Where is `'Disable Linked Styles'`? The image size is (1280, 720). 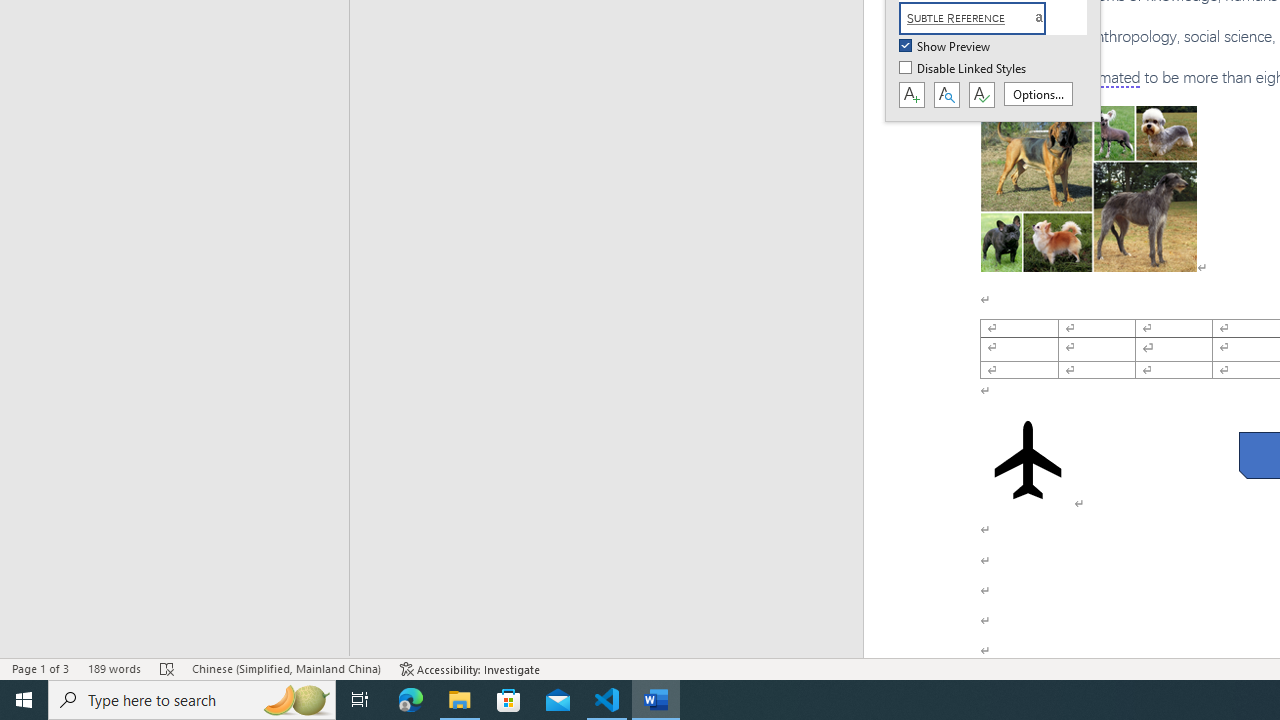
'Disable Linked Styles' is located at coordinates (964, 68).